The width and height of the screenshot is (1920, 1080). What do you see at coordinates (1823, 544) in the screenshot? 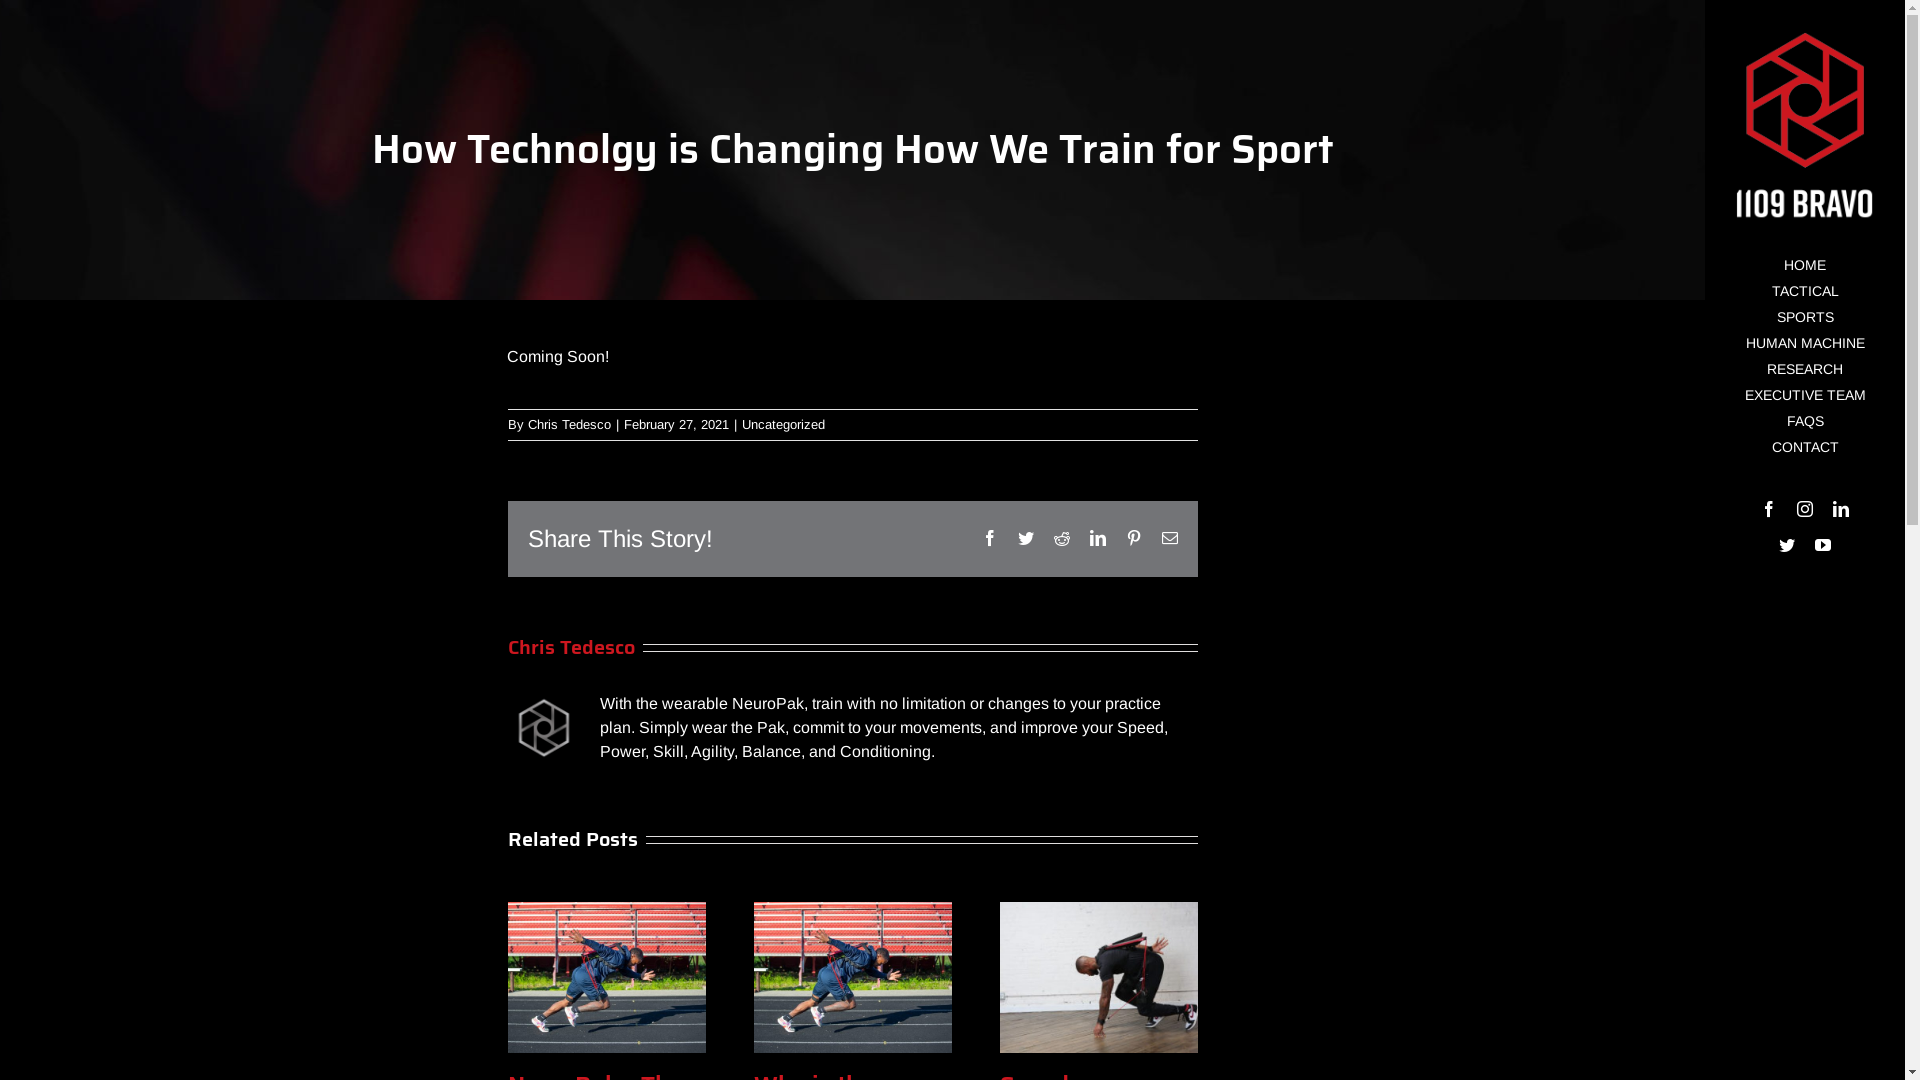
I see `'YouTube'` at bounding box center [1823, 544].